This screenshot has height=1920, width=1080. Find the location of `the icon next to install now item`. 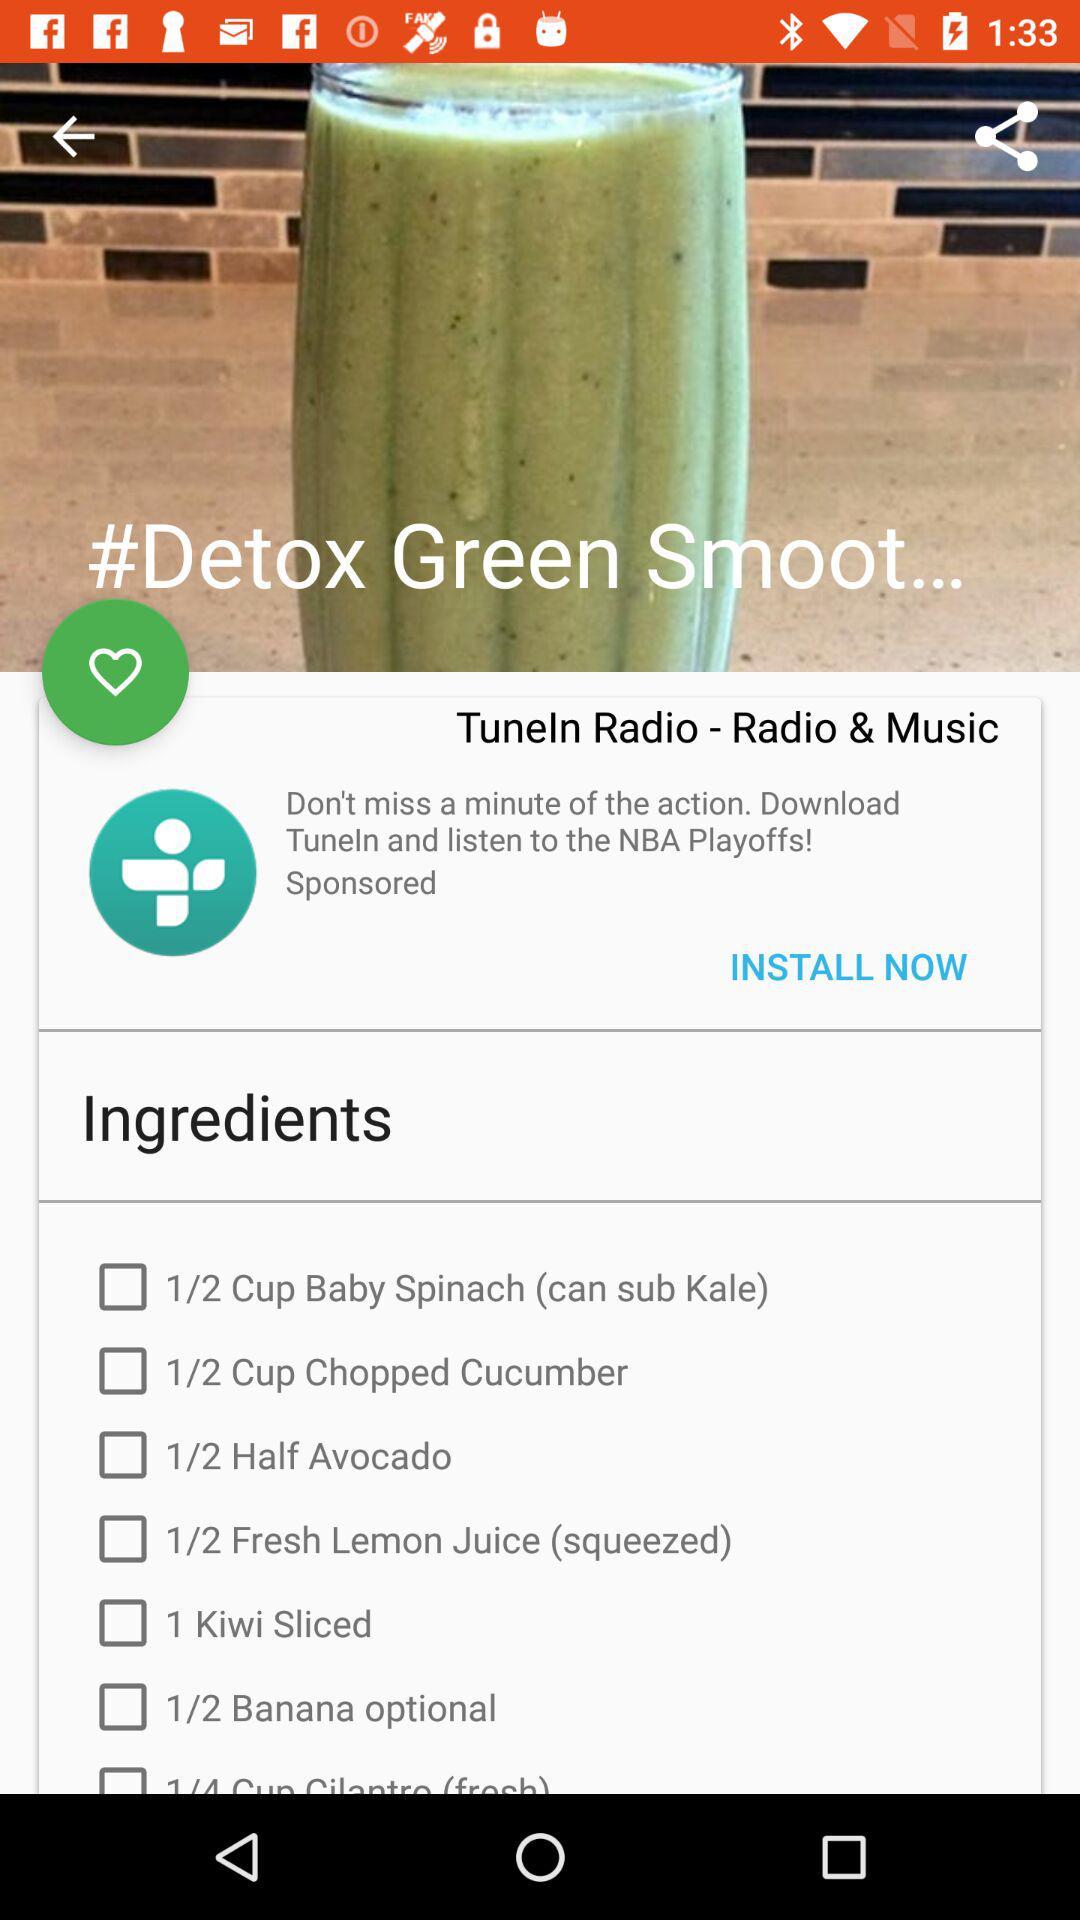

the icon next to install now item is located at coordinates (361, 880).